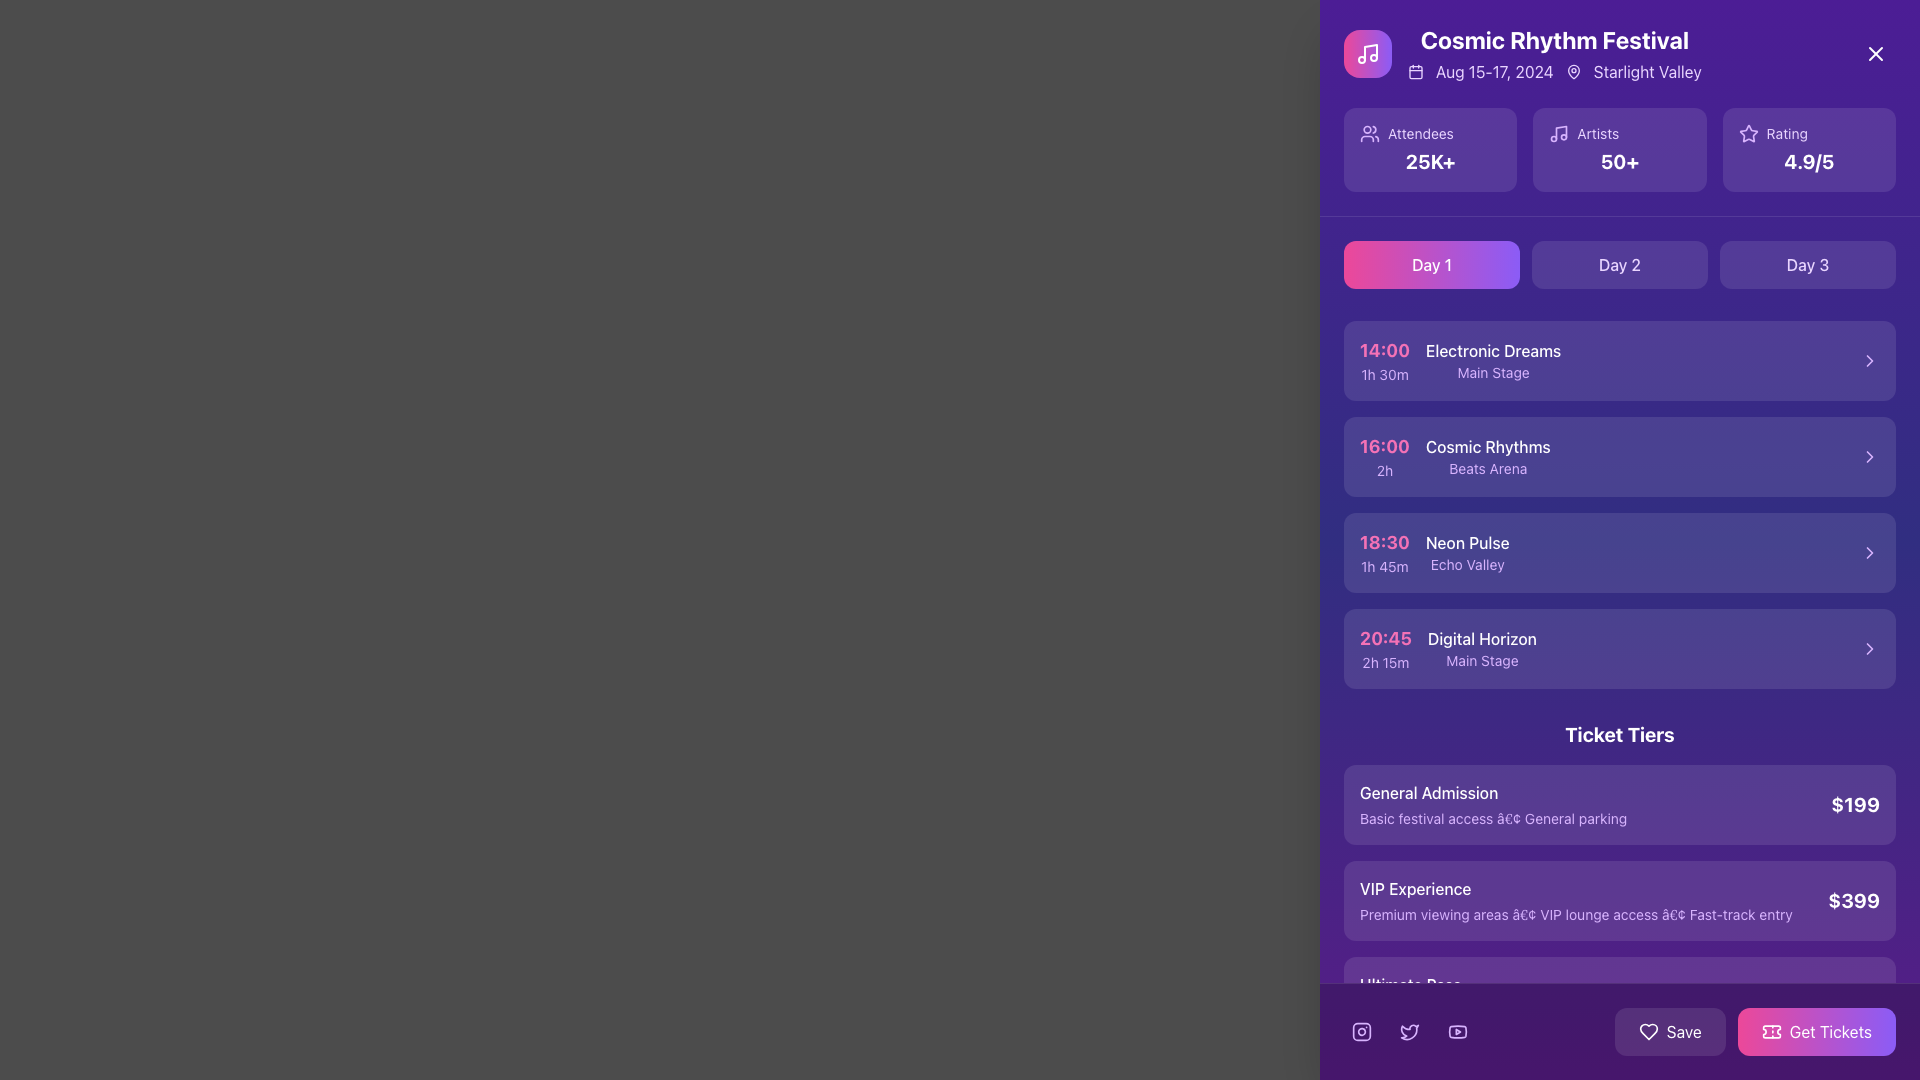 The image size is (1920, 1080). Describe the element at coordinates (1747, 133) in the screenshot. I see `the visual representation of the SVG icon that indicates the rating of the event, located in the top section of the right-side panel below the event title` at that location.